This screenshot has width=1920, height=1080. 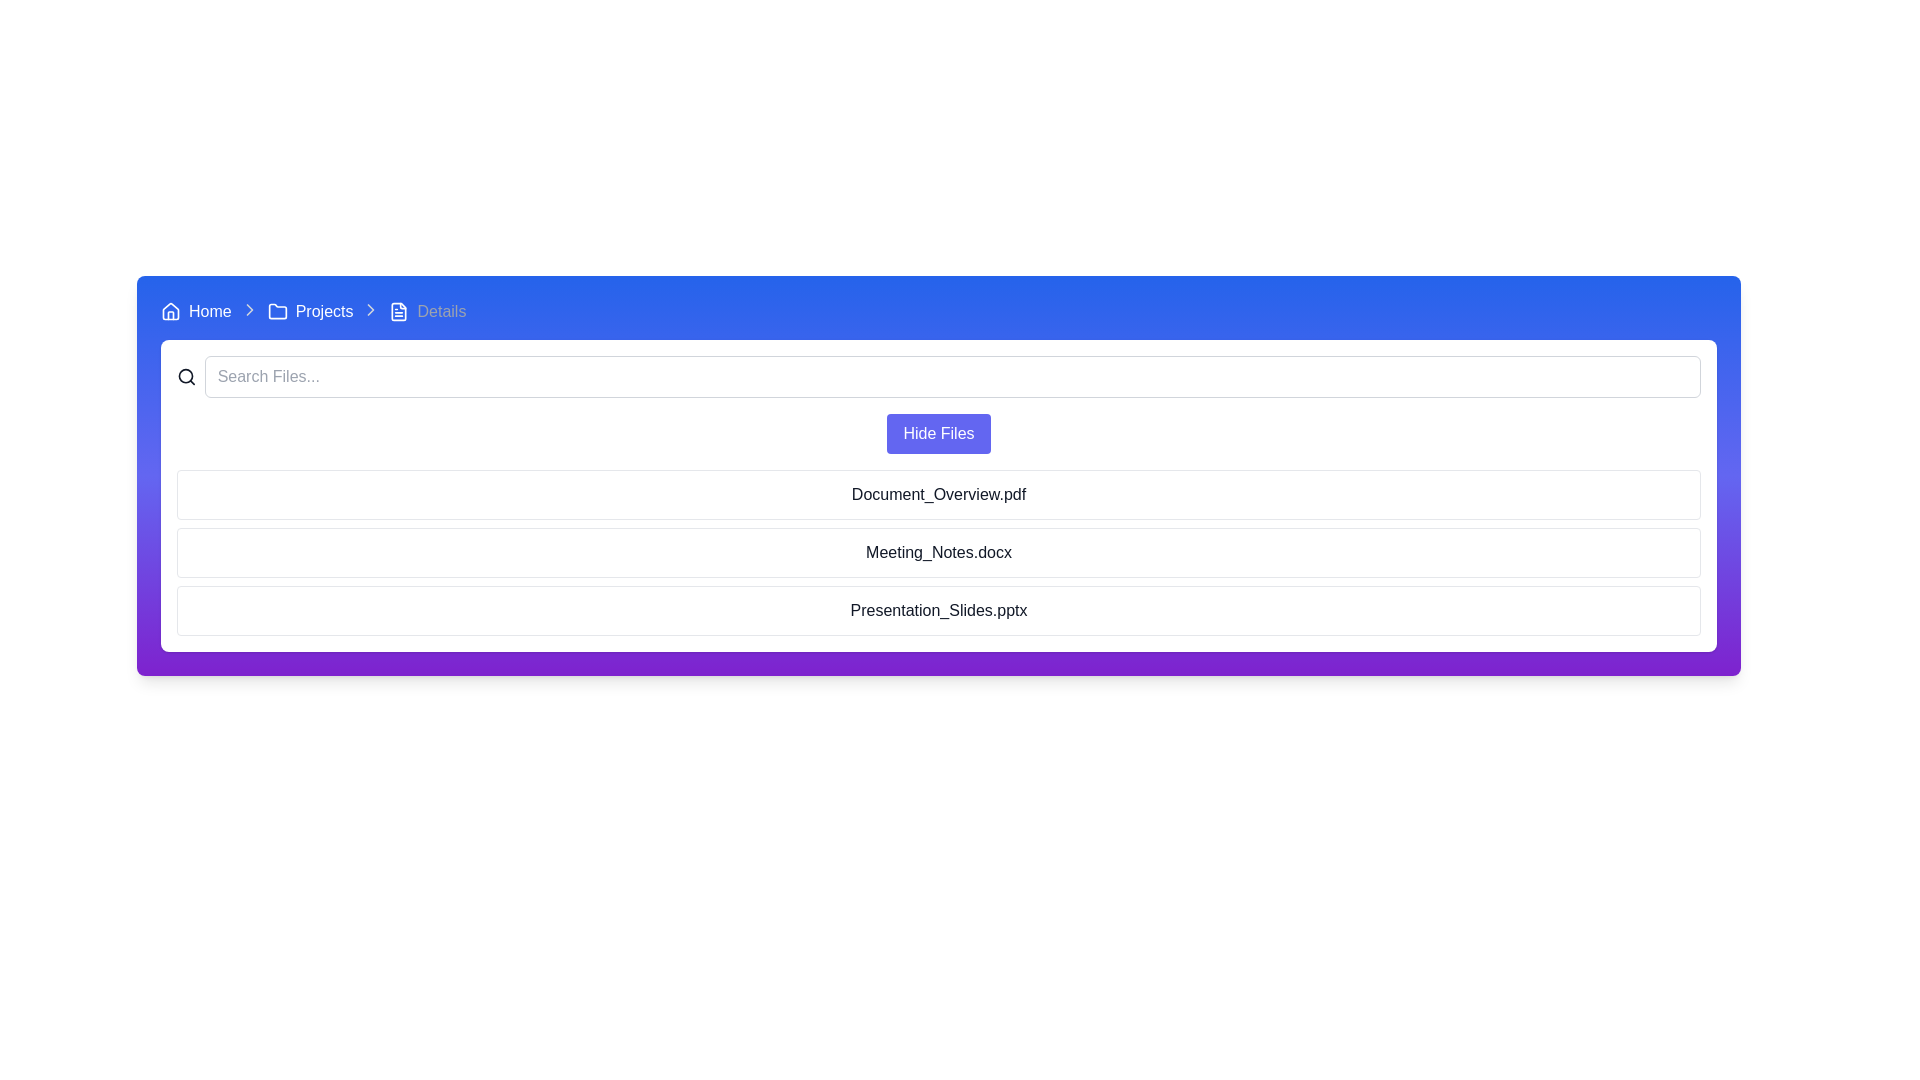 I want to click on the 'Projects' breadcrumb navigation item, which is the second item, so click(x=309, y=312).